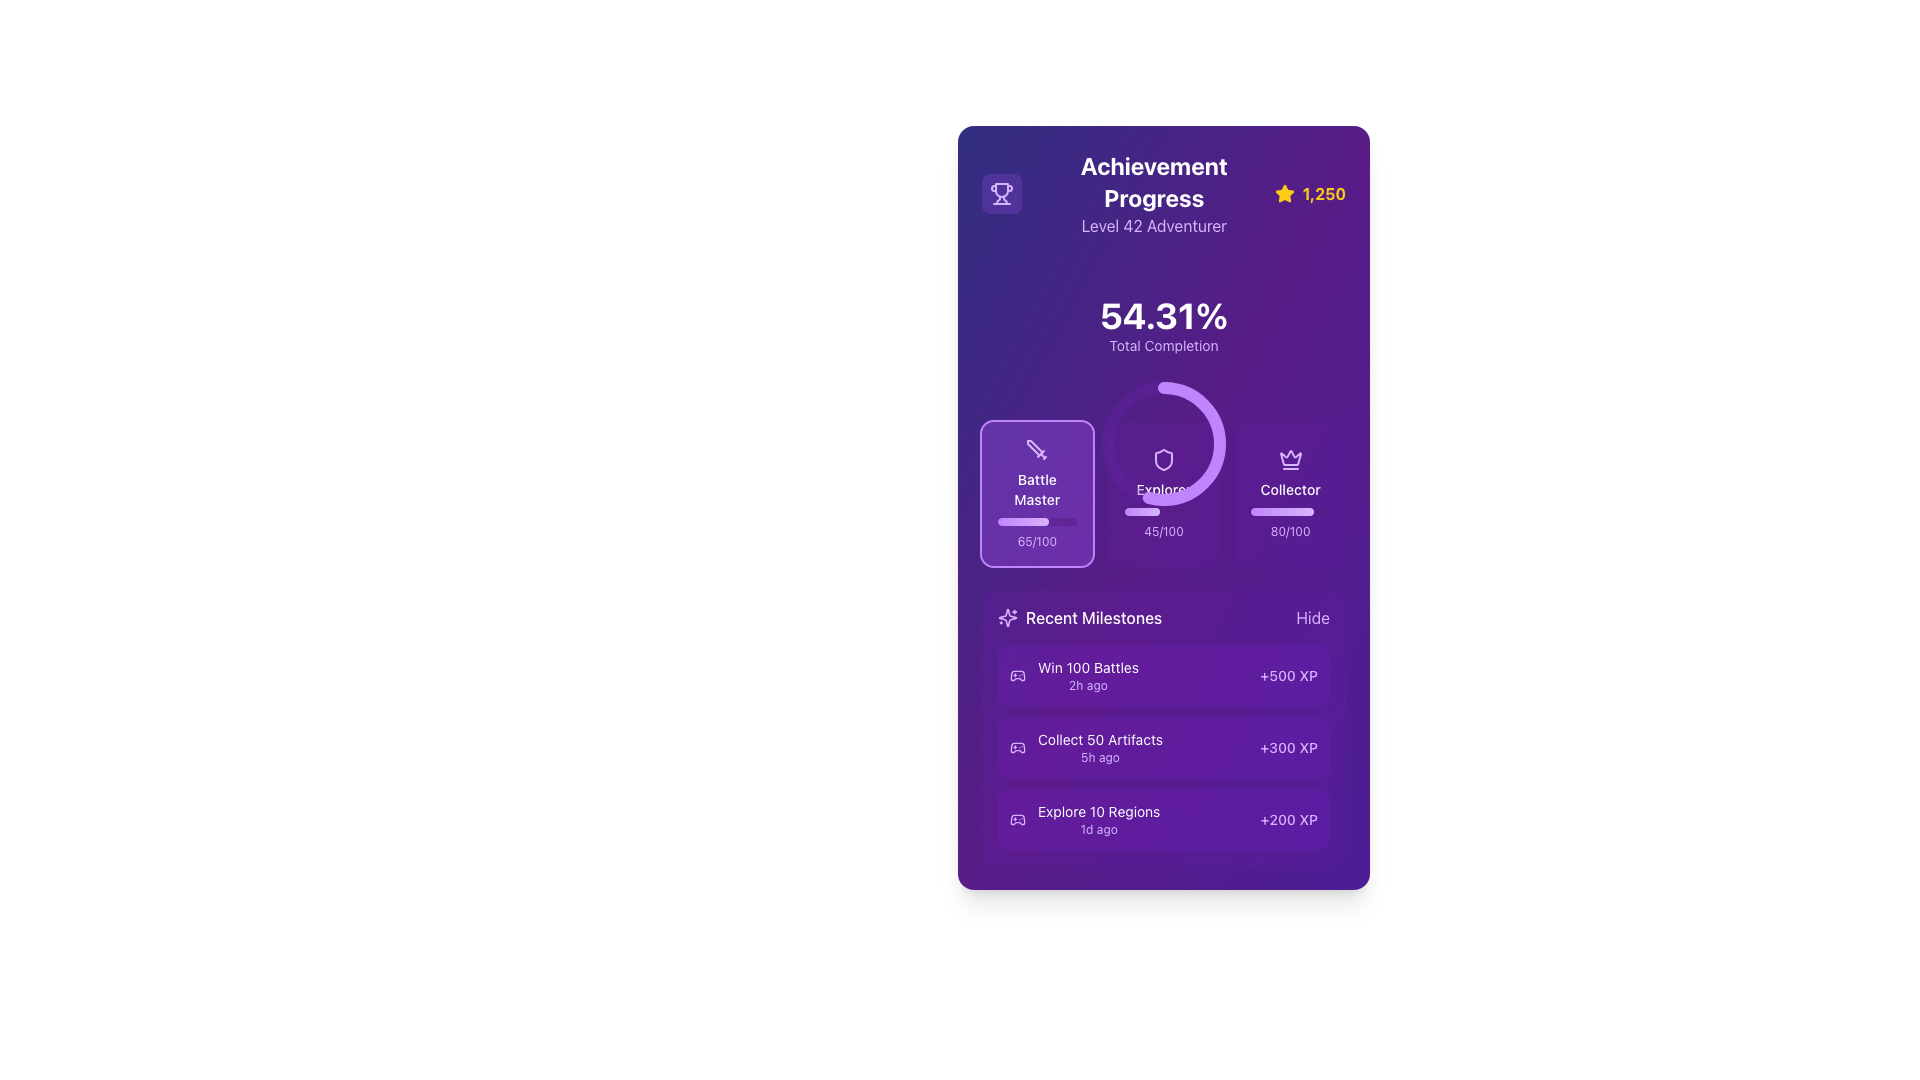 The image size is (1920, 1080). Describe the element at coordinates (1099, 758) in the screenshot. I see `information displayed in the small text label '5h ago' located below the 'Collect 50 Artifacts' text in the recent milestones section` at that location.